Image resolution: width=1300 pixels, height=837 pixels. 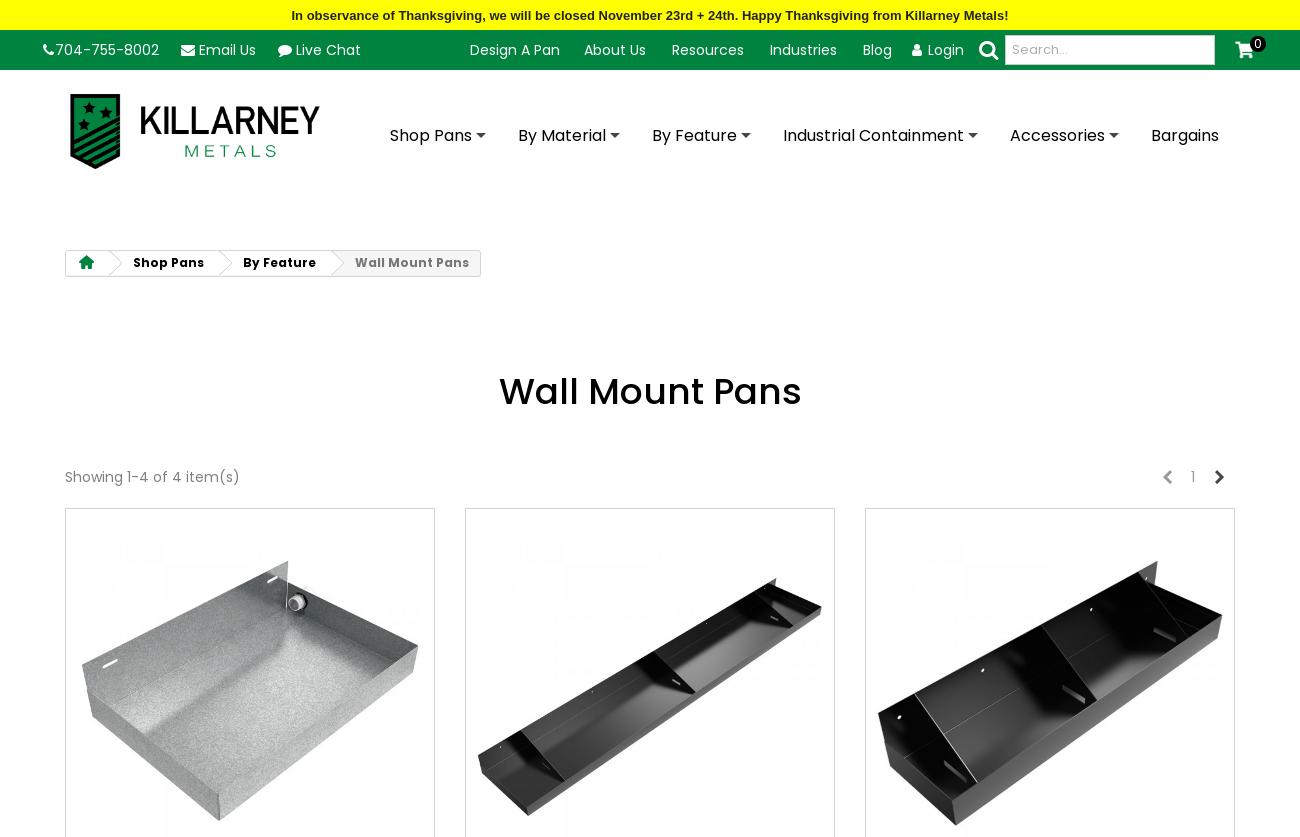 I want to click on 'Design a Pan', so click(x=515, y=48).